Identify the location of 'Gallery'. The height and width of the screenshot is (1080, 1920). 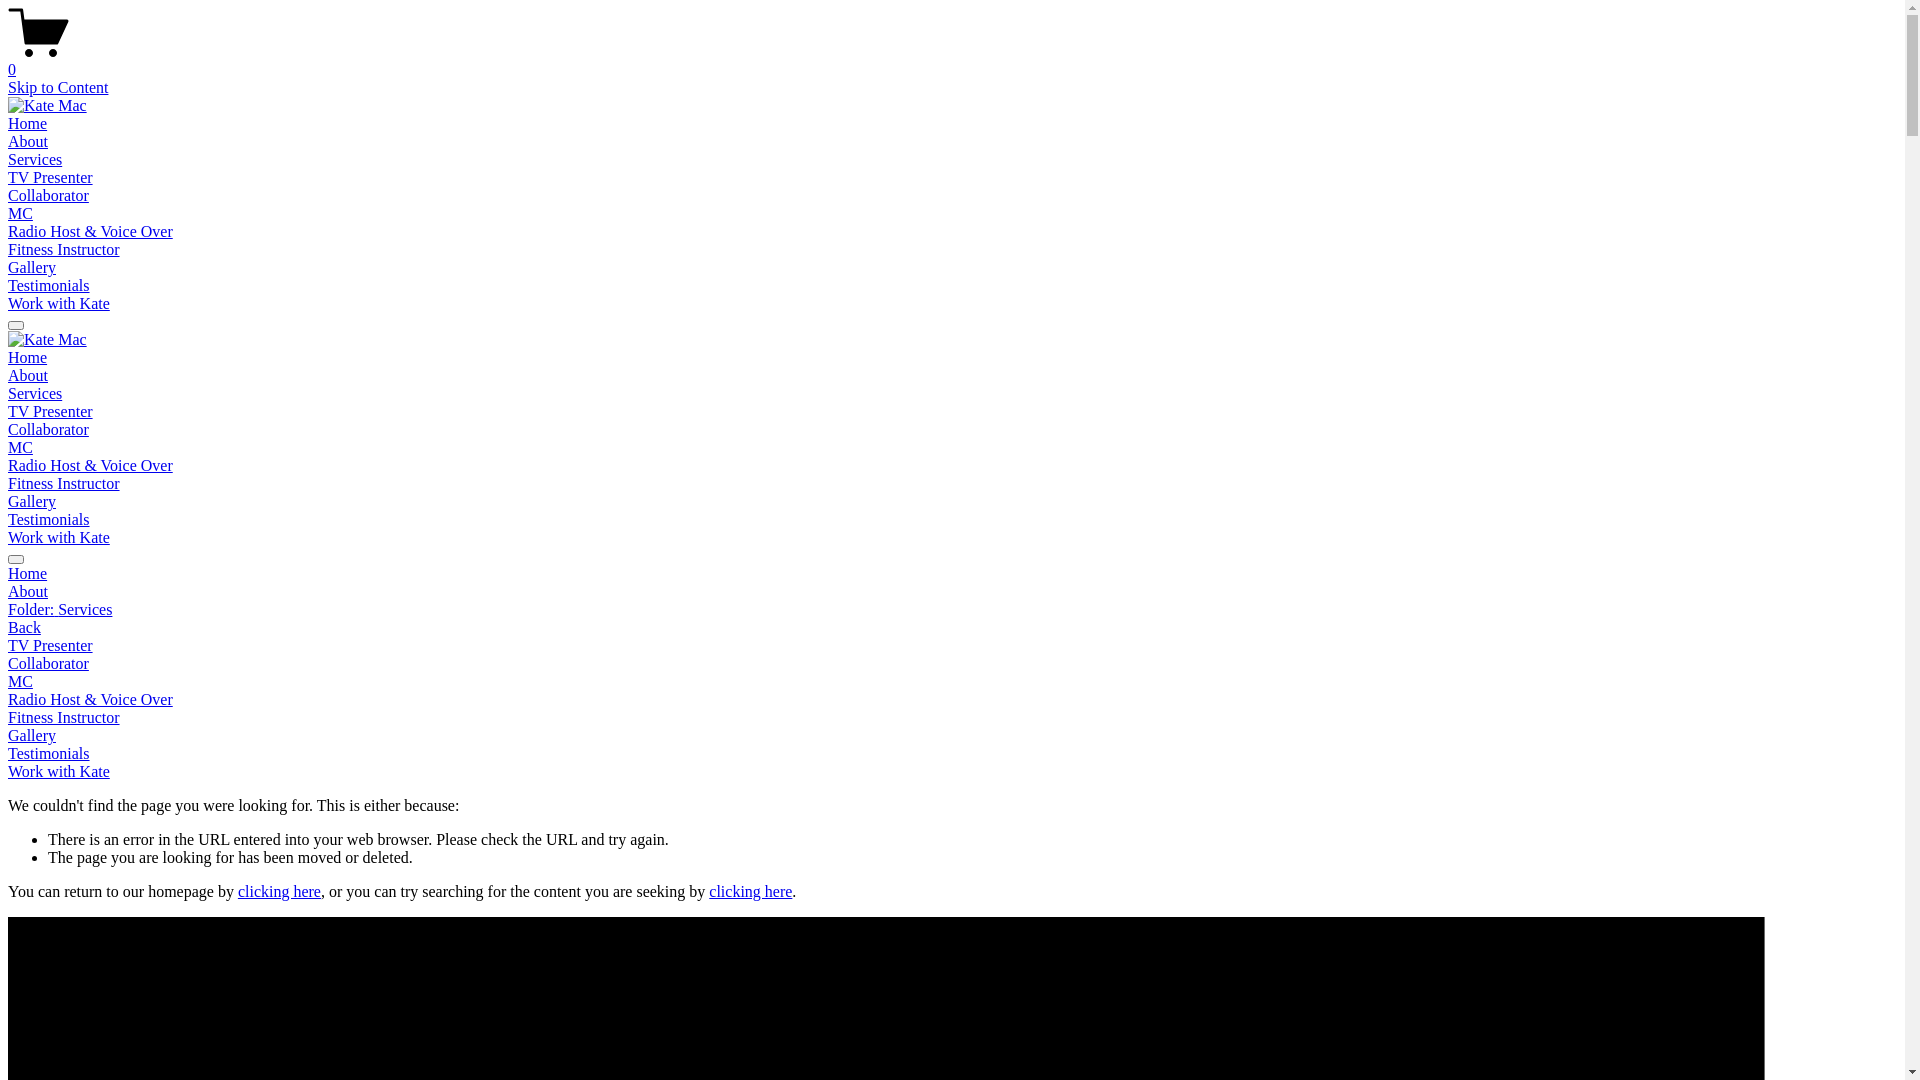
(8, 500).